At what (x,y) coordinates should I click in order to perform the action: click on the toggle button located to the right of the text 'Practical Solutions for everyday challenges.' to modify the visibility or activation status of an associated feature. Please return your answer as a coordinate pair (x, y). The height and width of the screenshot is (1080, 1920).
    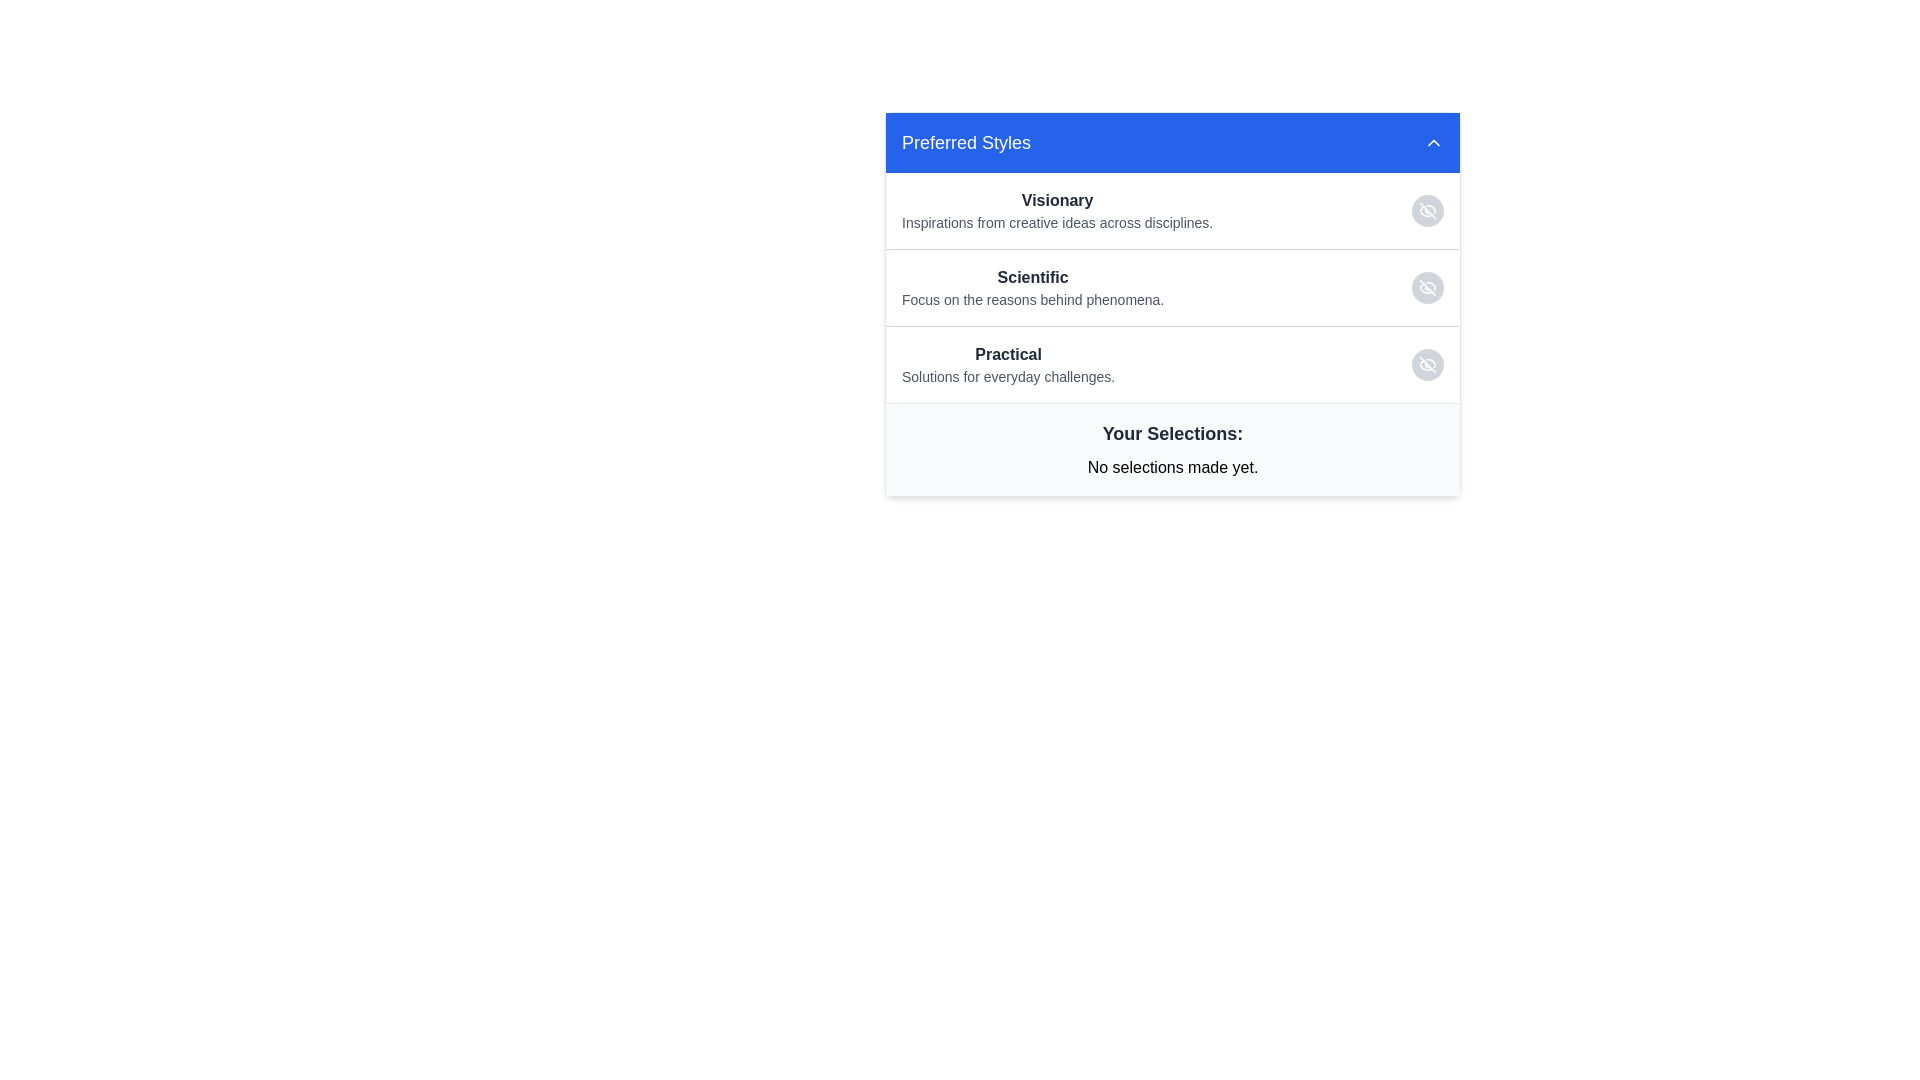
    Looking at the image, I should click on (1427, 365).